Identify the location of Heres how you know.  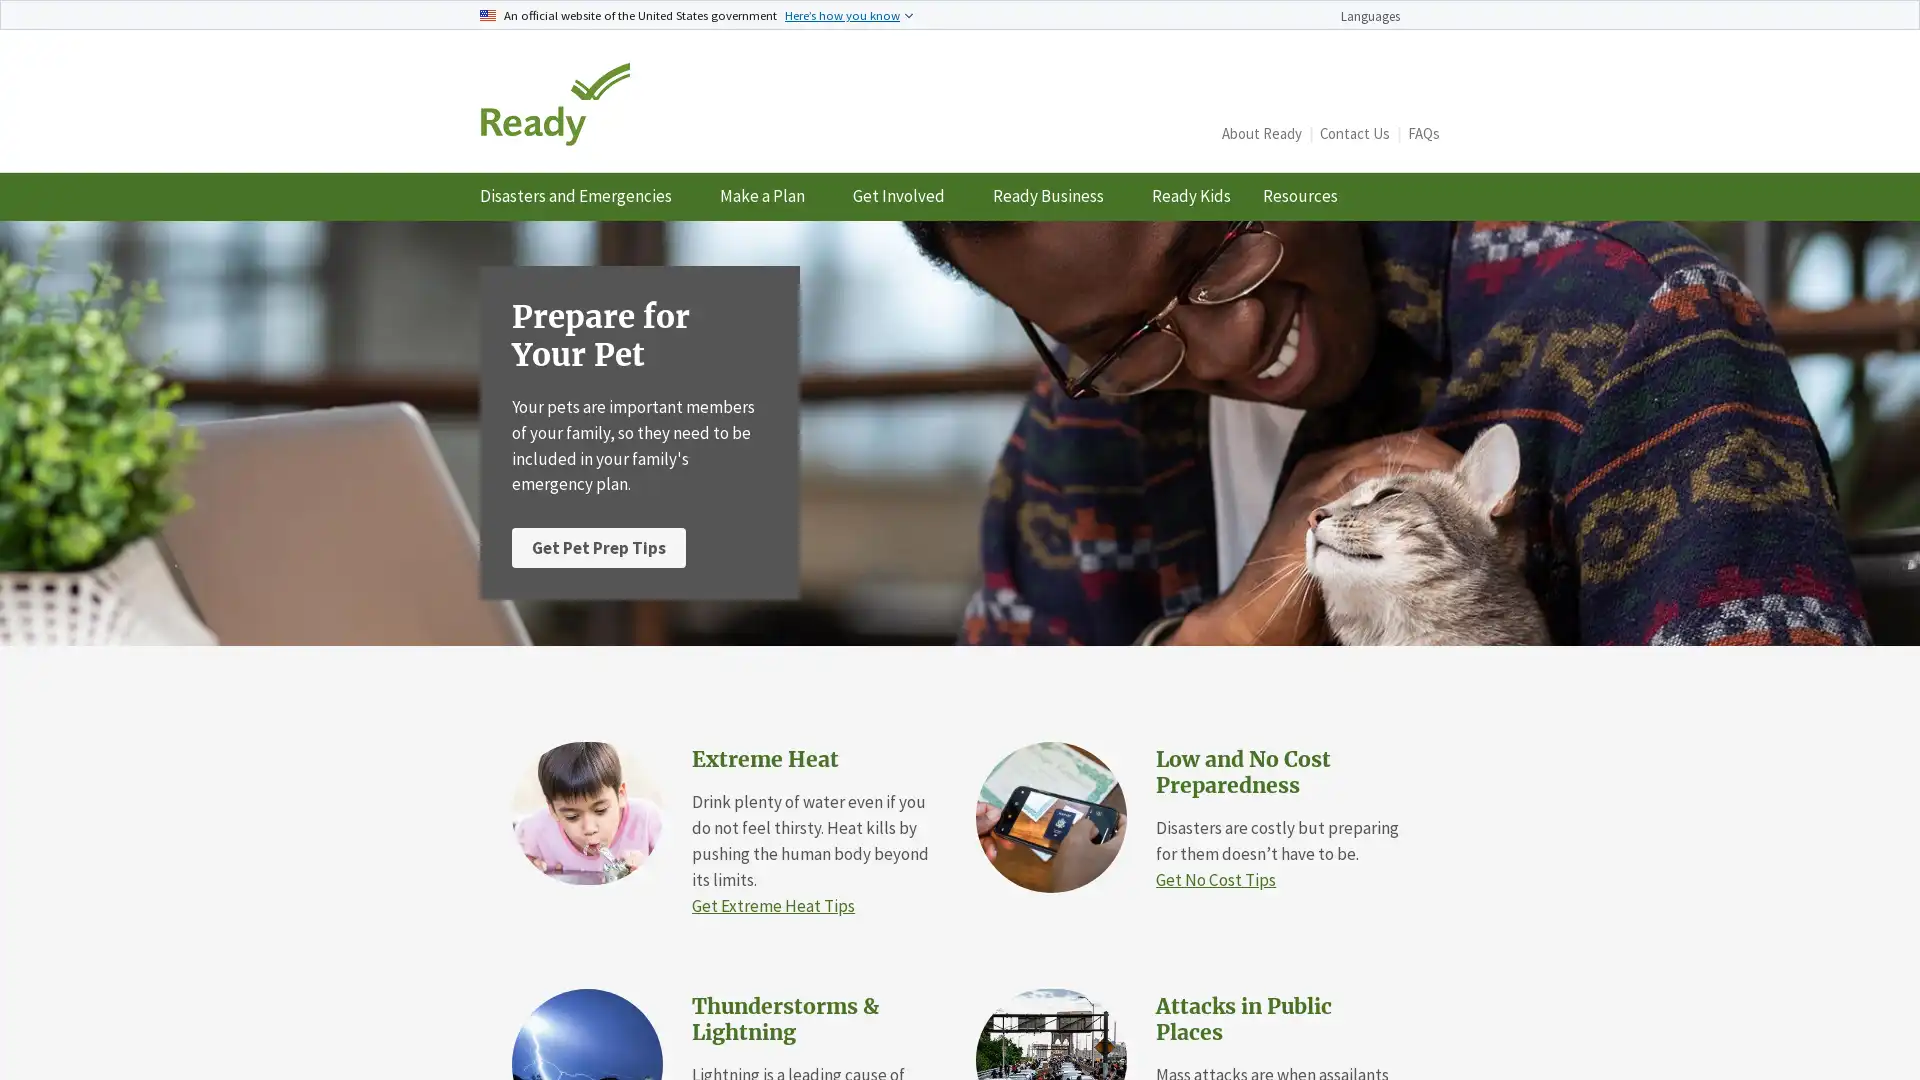
(849, 14).